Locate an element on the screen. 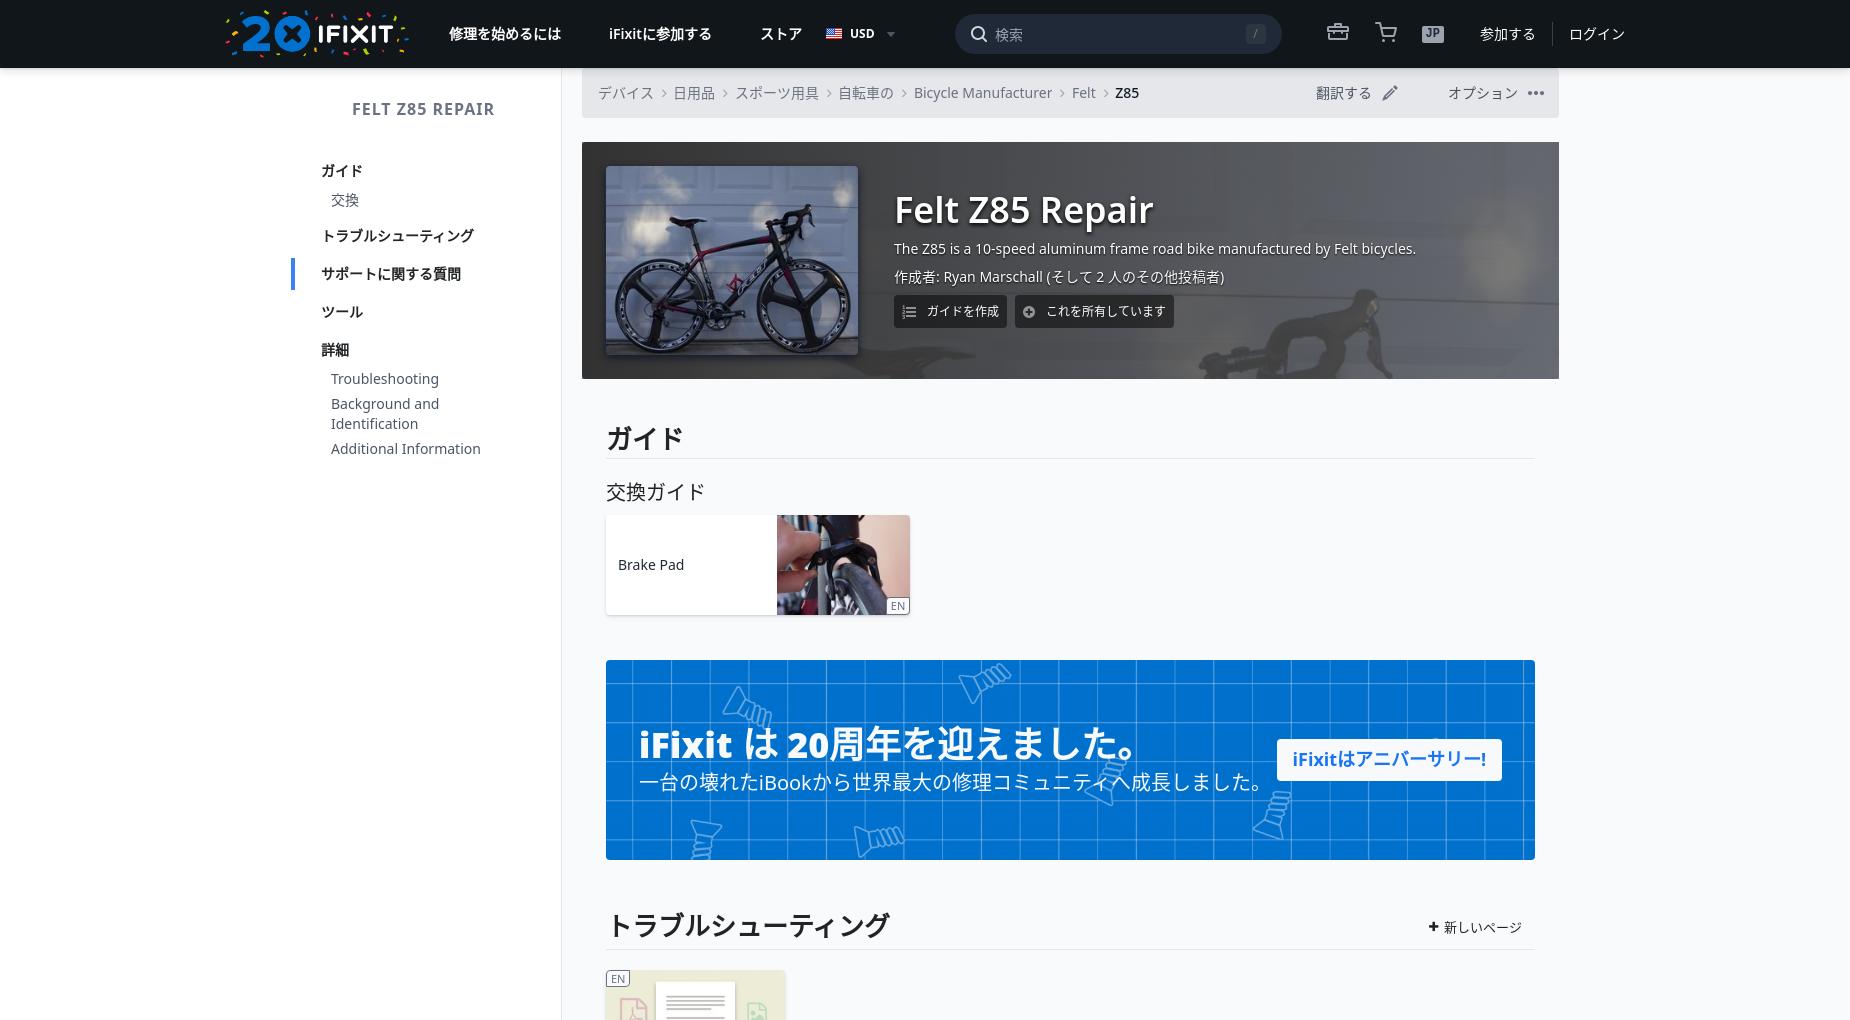 Image resolution: width=1850 pixels, height=1020 pixels. 'The Z85 is a 10-speed aluminum frame road bike manufactured by Felt bicycles.' is located at coordinates (1153, 248).